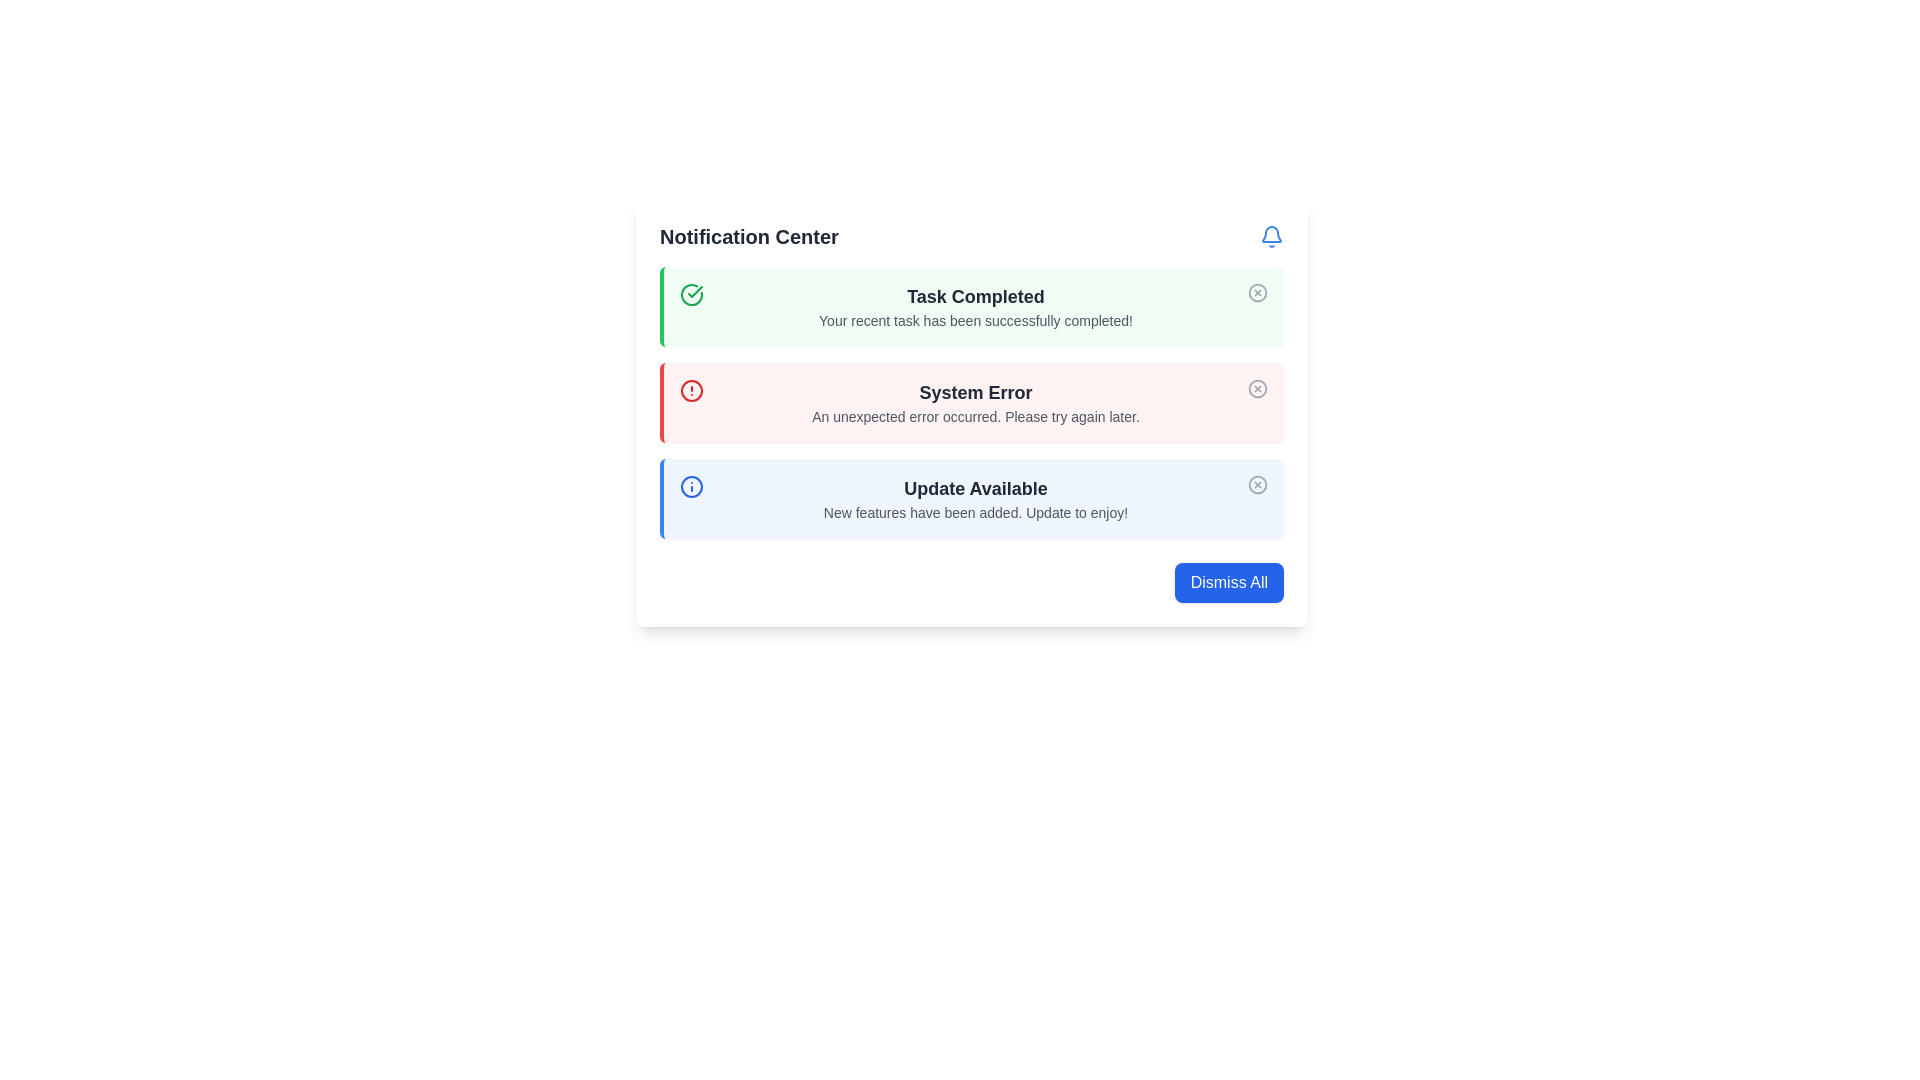 The width and height of the screenshot is (1920, 1080). I want to click on information from the Notification box, which is the third notification in the stacked list, located at the bottom of the notifications, so click(971, 497).